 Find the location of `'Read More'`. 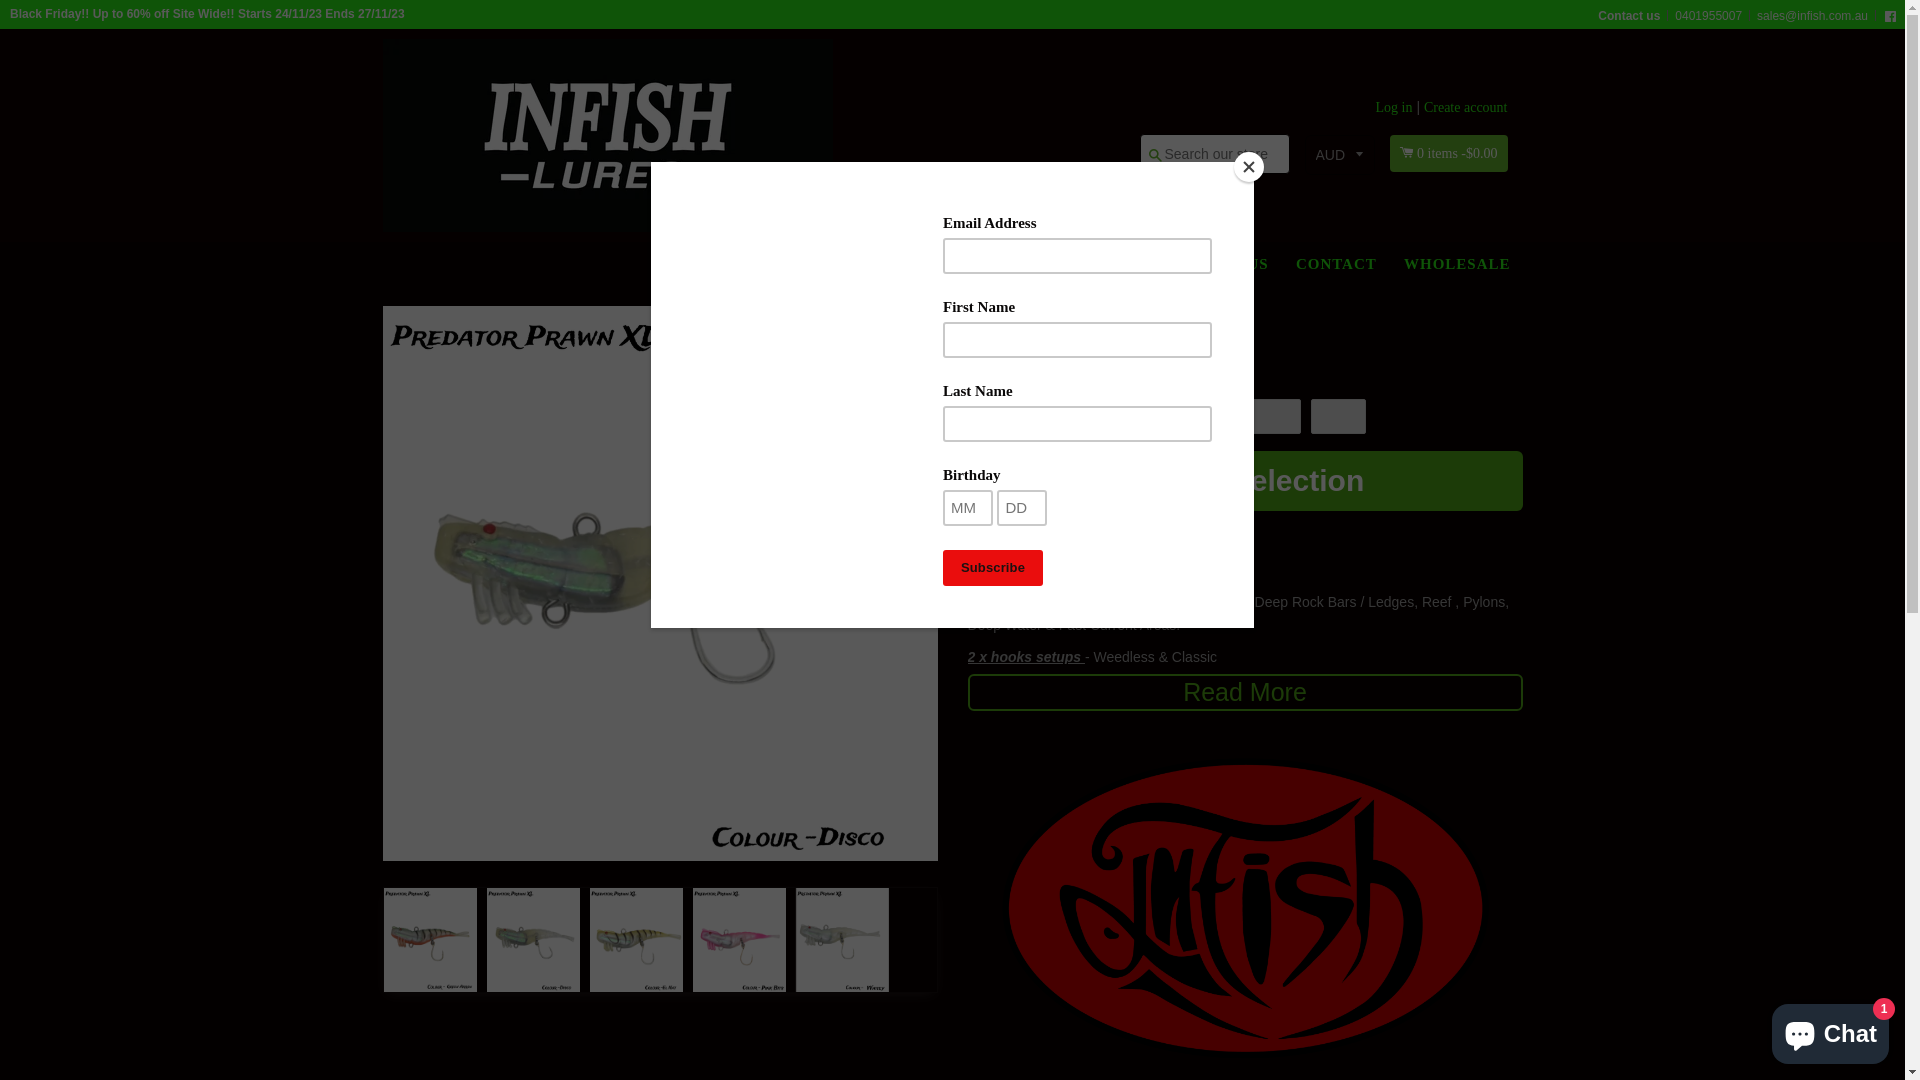

'Read More' is located at coordinates (1244, 691).